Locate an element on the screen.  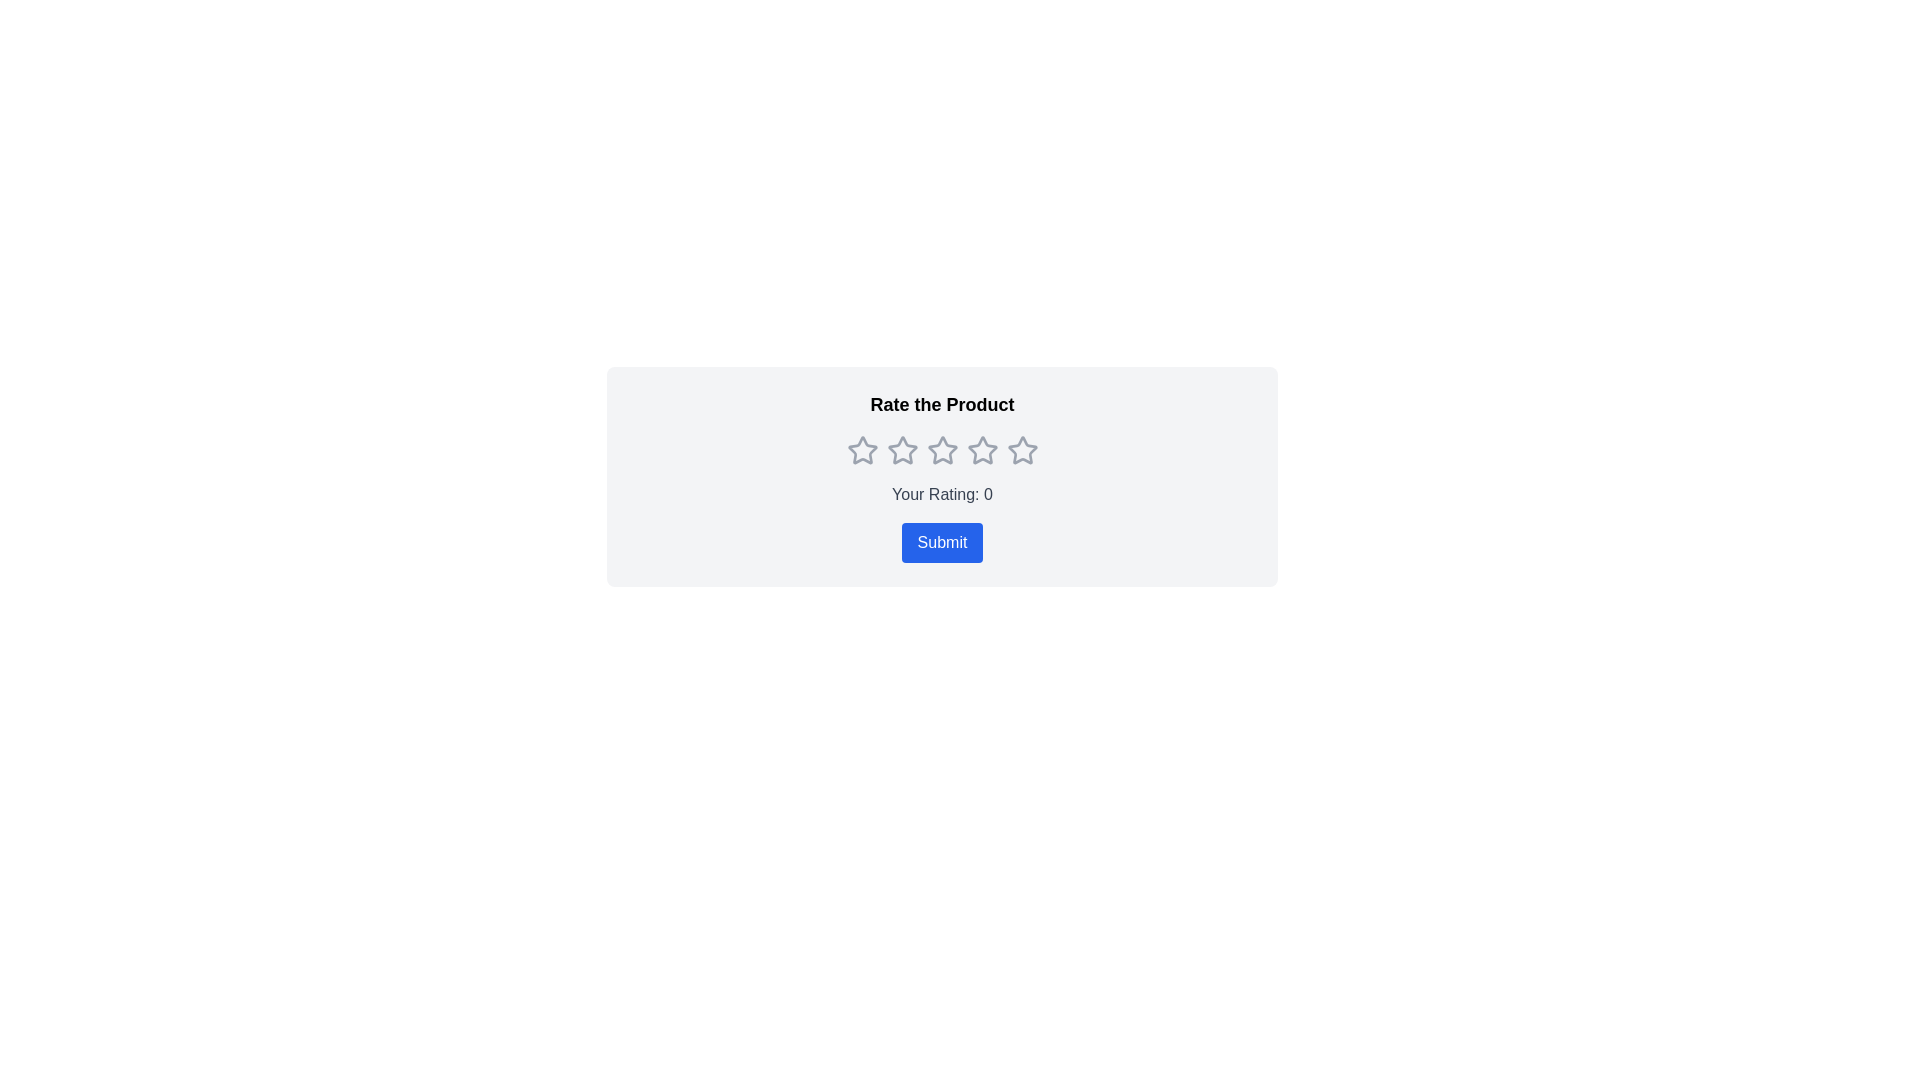
the fifth star-shaped icon, which is gray and outlined, to rate 5 stars is located at coordinates (982, 451).